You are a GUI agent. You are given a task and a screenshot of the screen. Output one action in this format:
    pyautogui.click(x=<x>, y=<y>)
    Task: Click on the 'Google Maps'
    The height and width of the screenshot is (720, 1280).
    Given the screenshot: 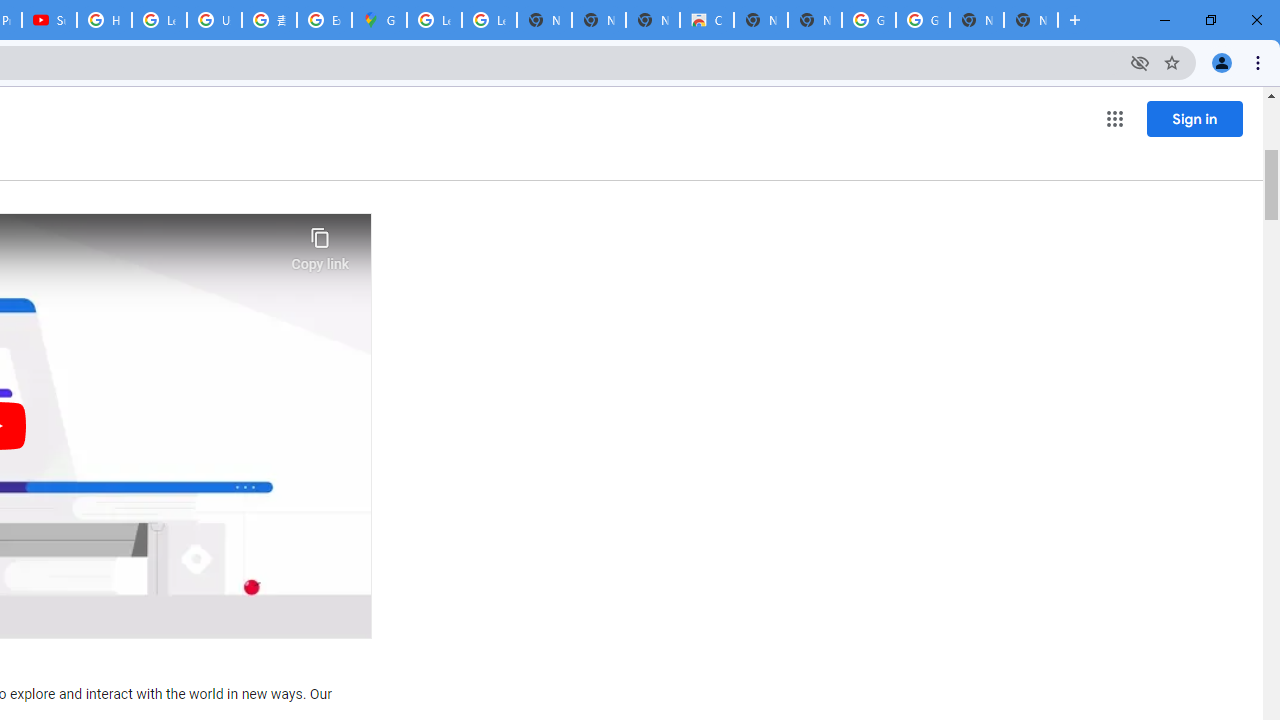 What is the action you would take?
    pyautogui.click(x=379, y=20)
    